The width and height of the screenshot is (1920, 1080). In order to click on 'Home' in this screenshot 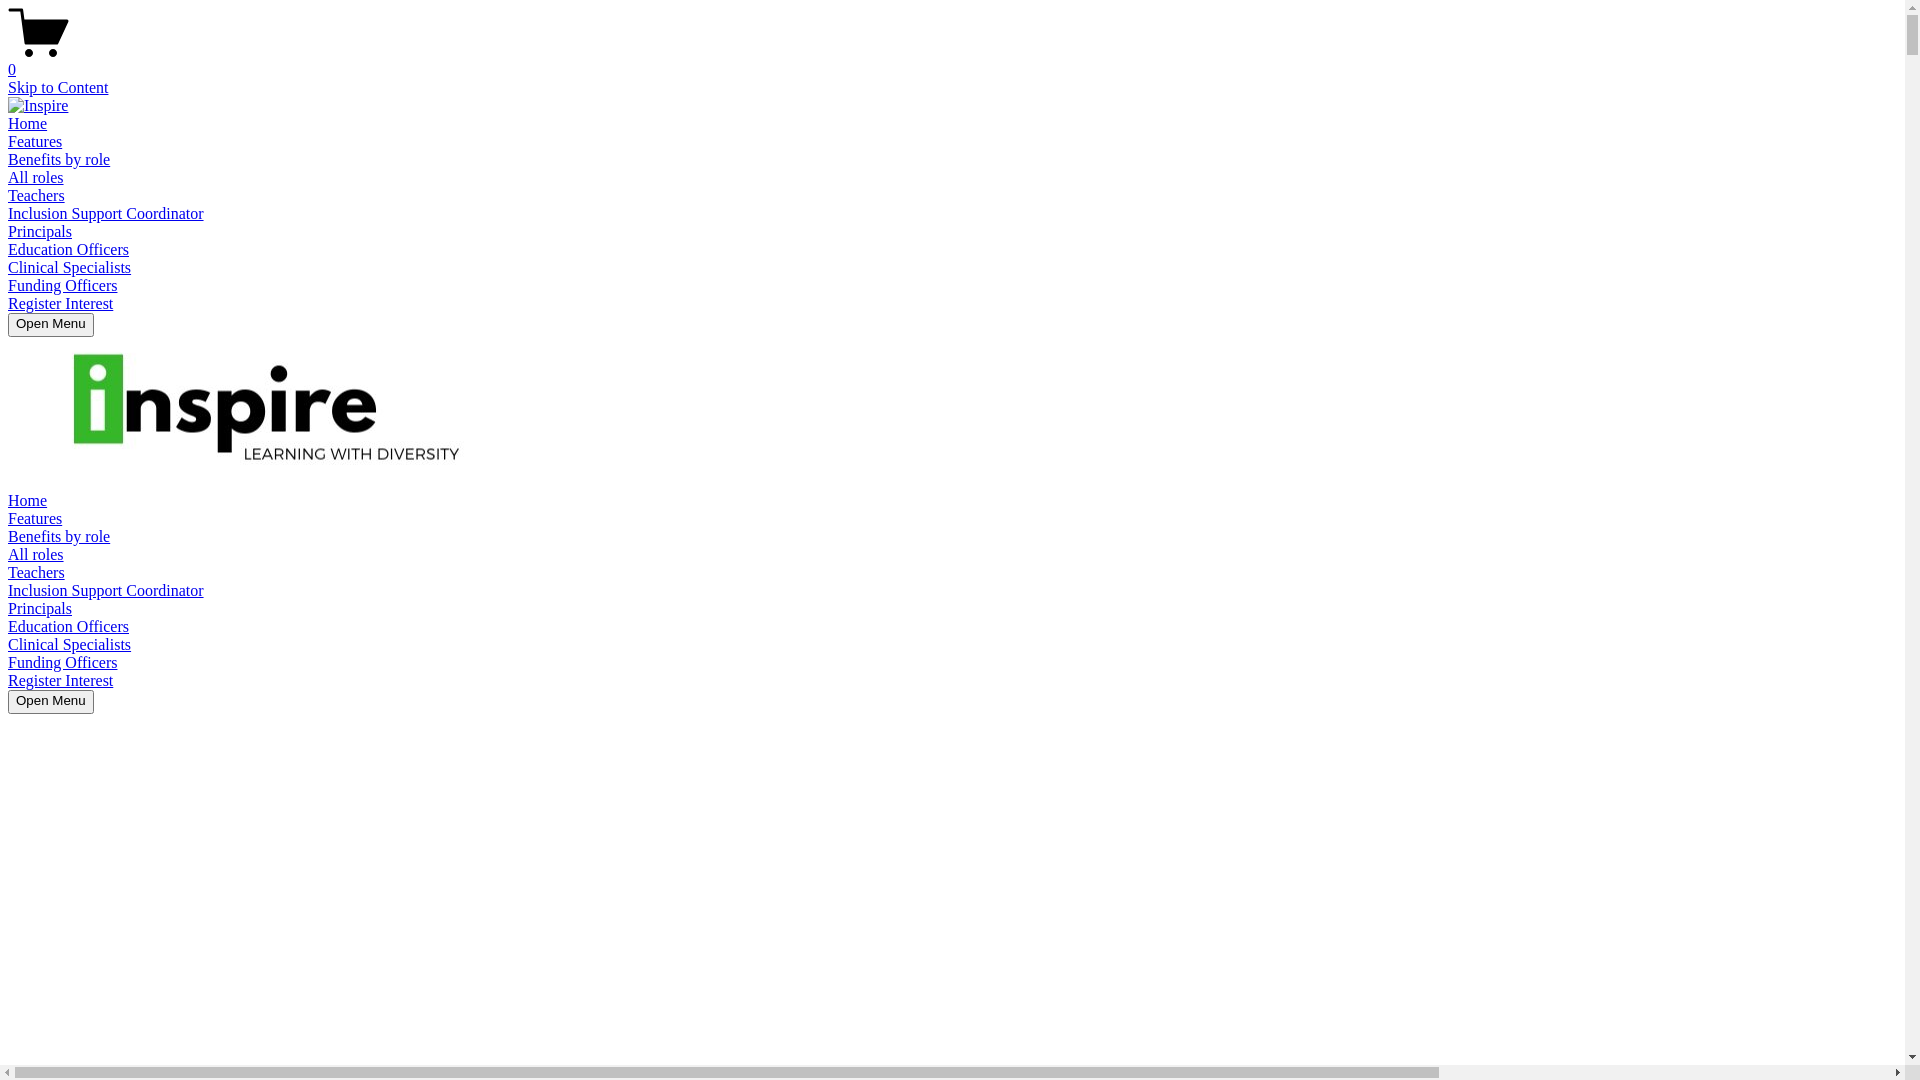, I will do `click(27, 123)`.